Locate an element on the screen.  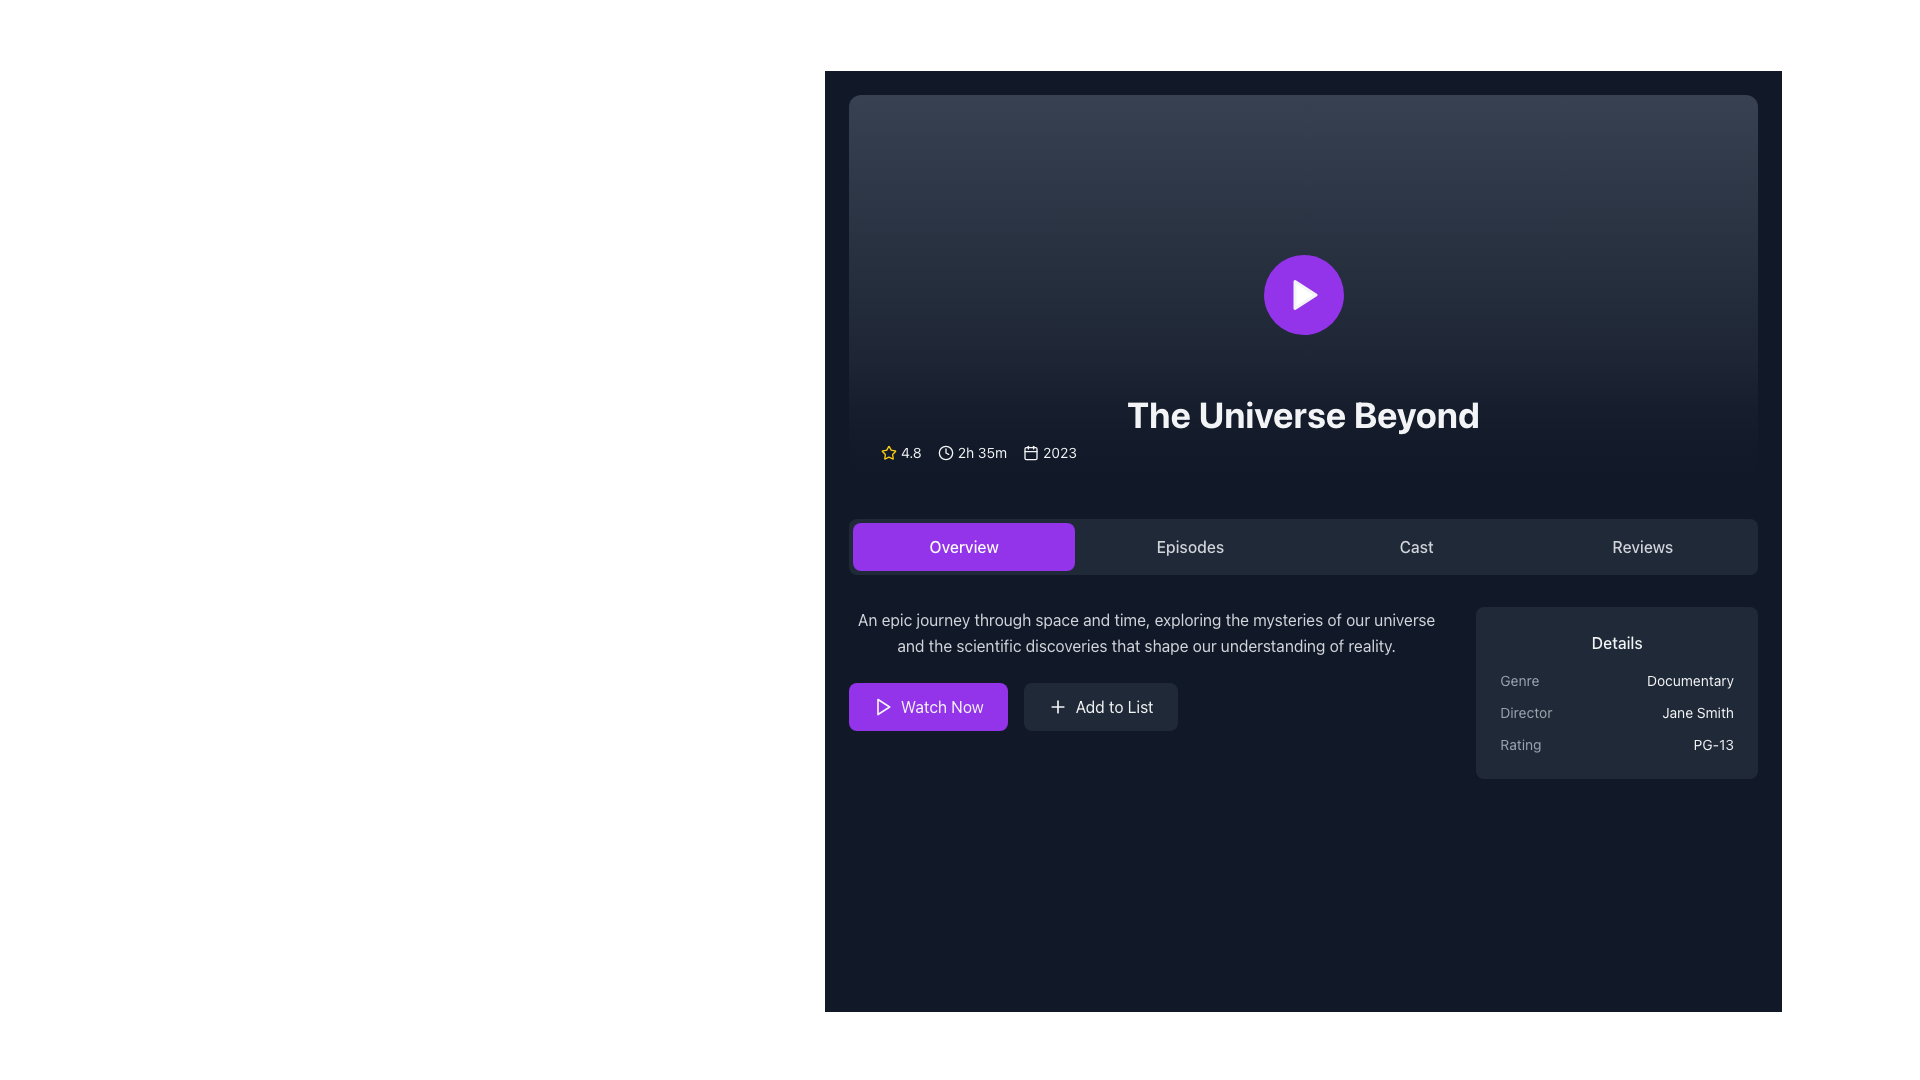
the rectangular button with a purple background and white text that reads 'Overview' is located at coordinates (964, 547).